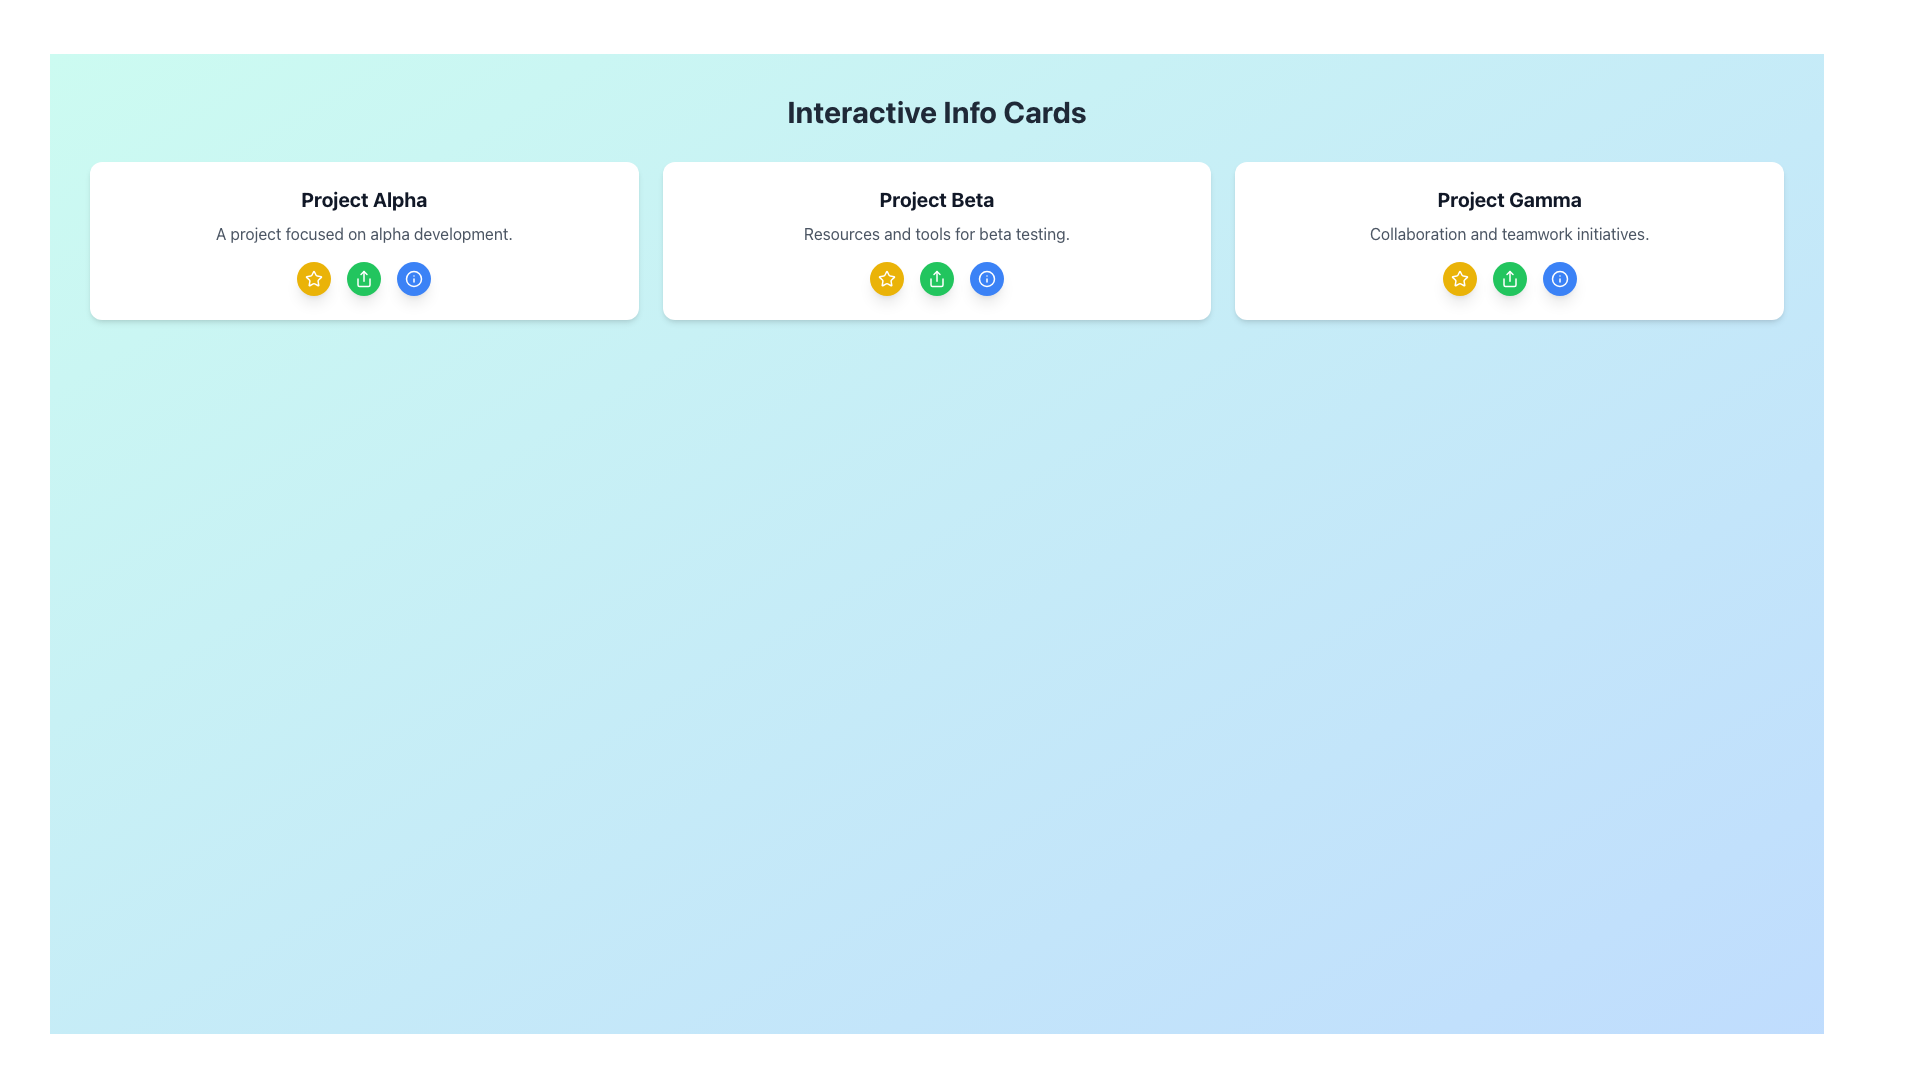  What do you see at coordinates (935, 111) in the screenshot?
I see `the static text label that displays 'Interactive Info Cards' at the top of the interface` at bounding box center [935, 111].